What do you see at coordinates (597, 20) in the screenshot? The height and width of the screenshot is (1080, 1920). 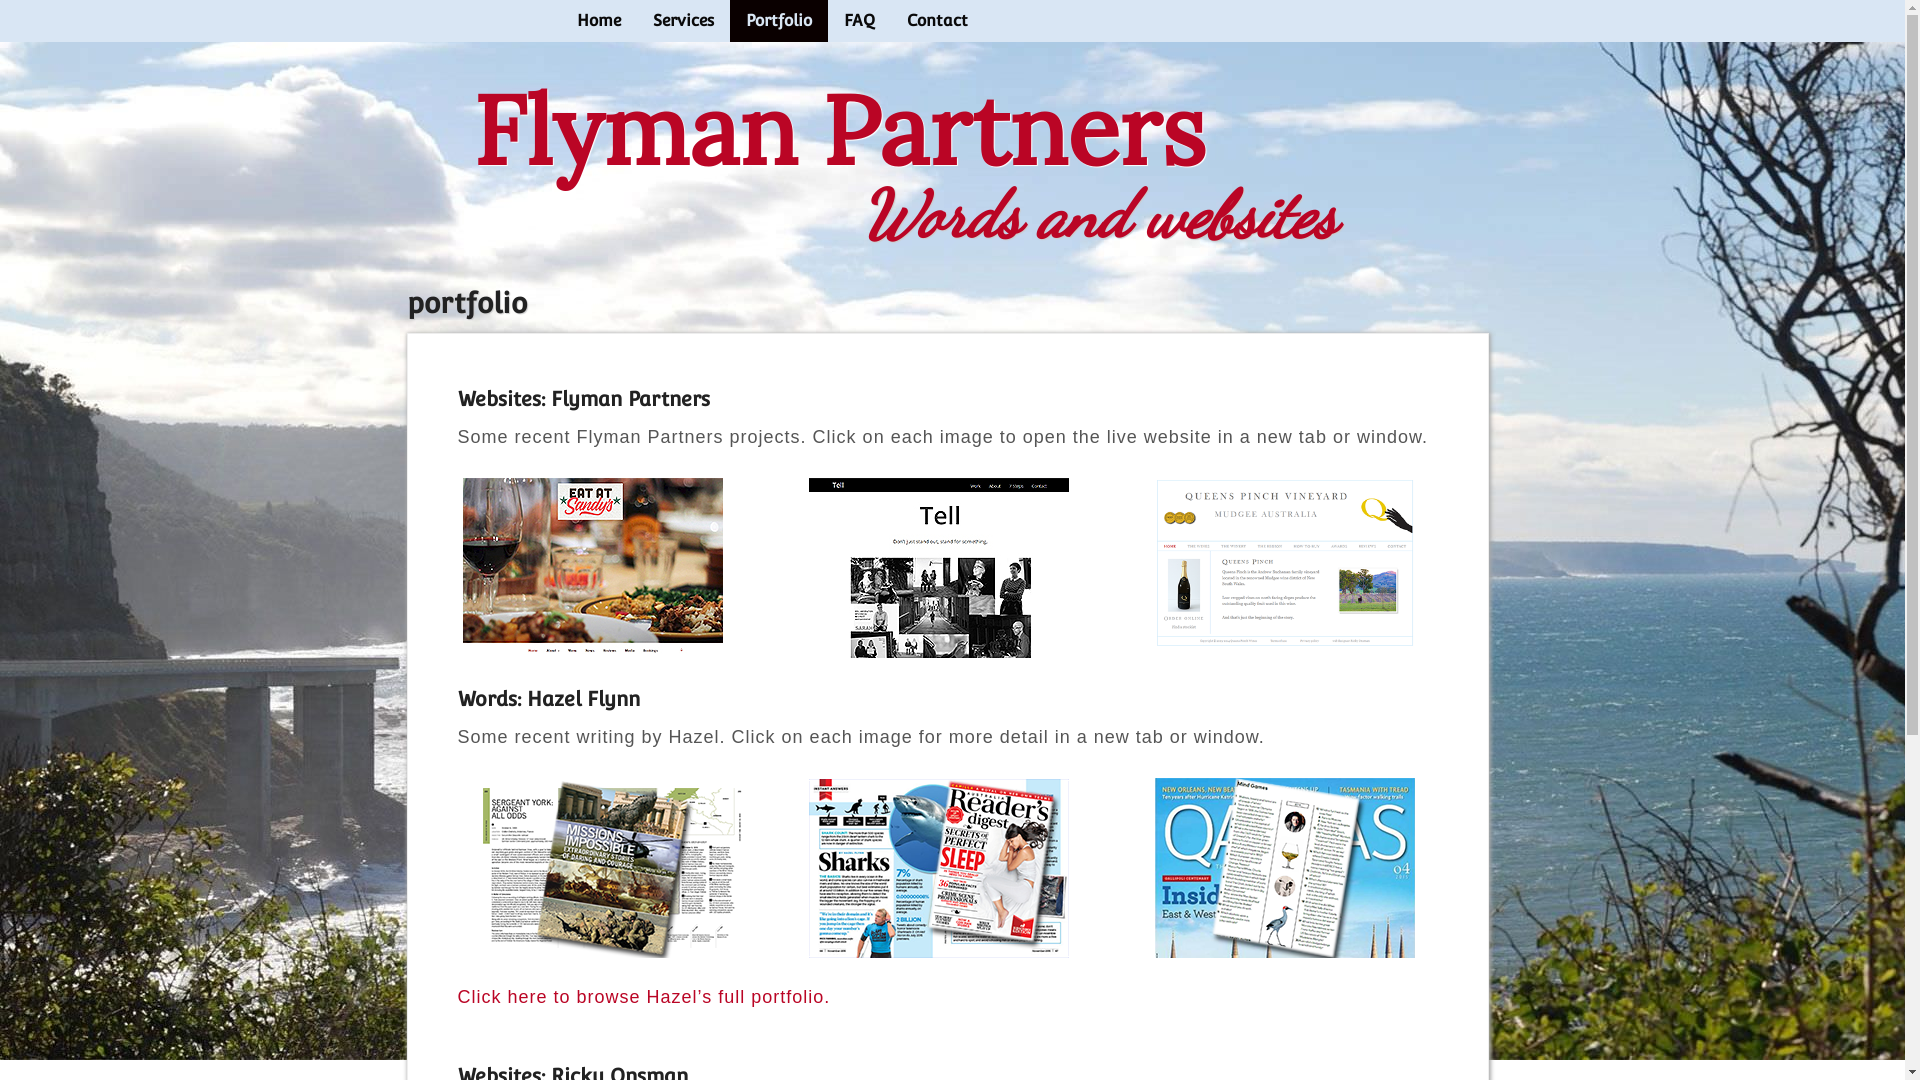 I see `'Home'` at bounding box center [597, 20].